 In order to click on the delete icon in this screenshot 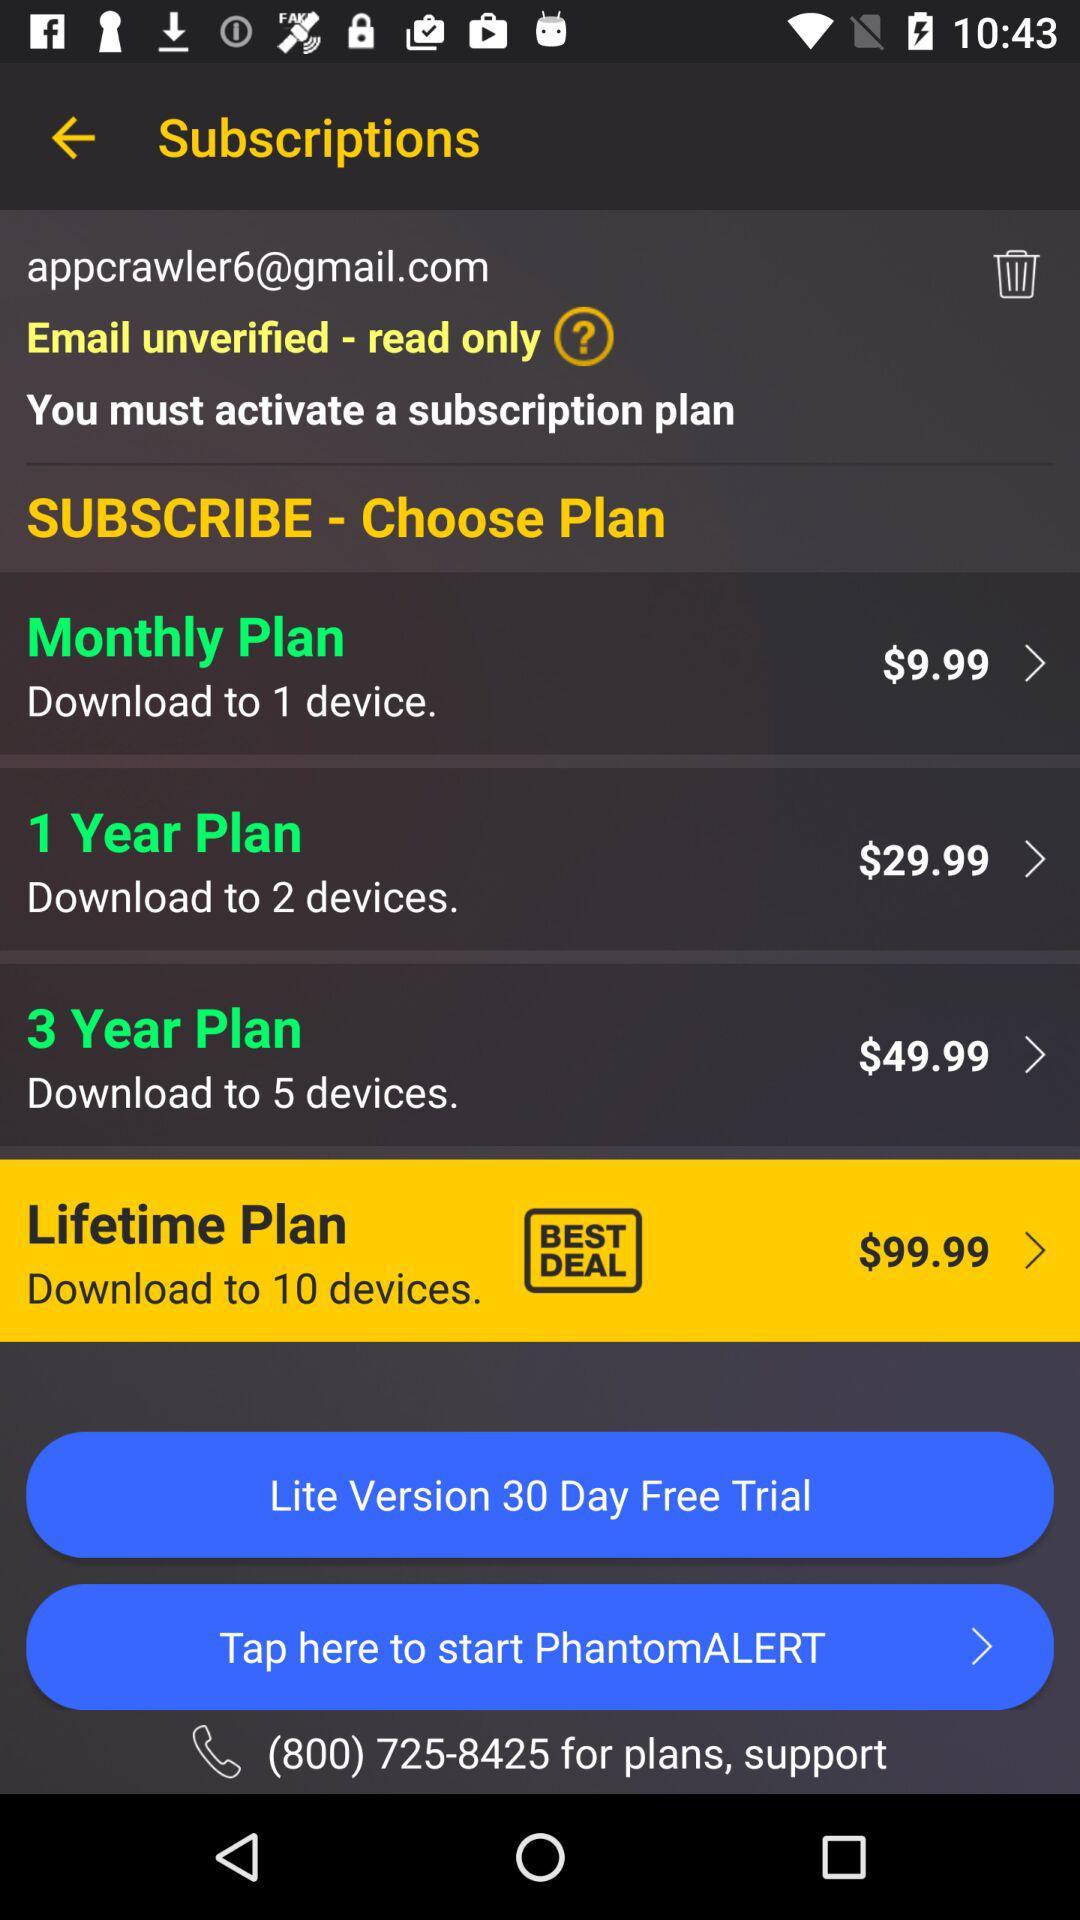, I will do `click(1016, 273)`.